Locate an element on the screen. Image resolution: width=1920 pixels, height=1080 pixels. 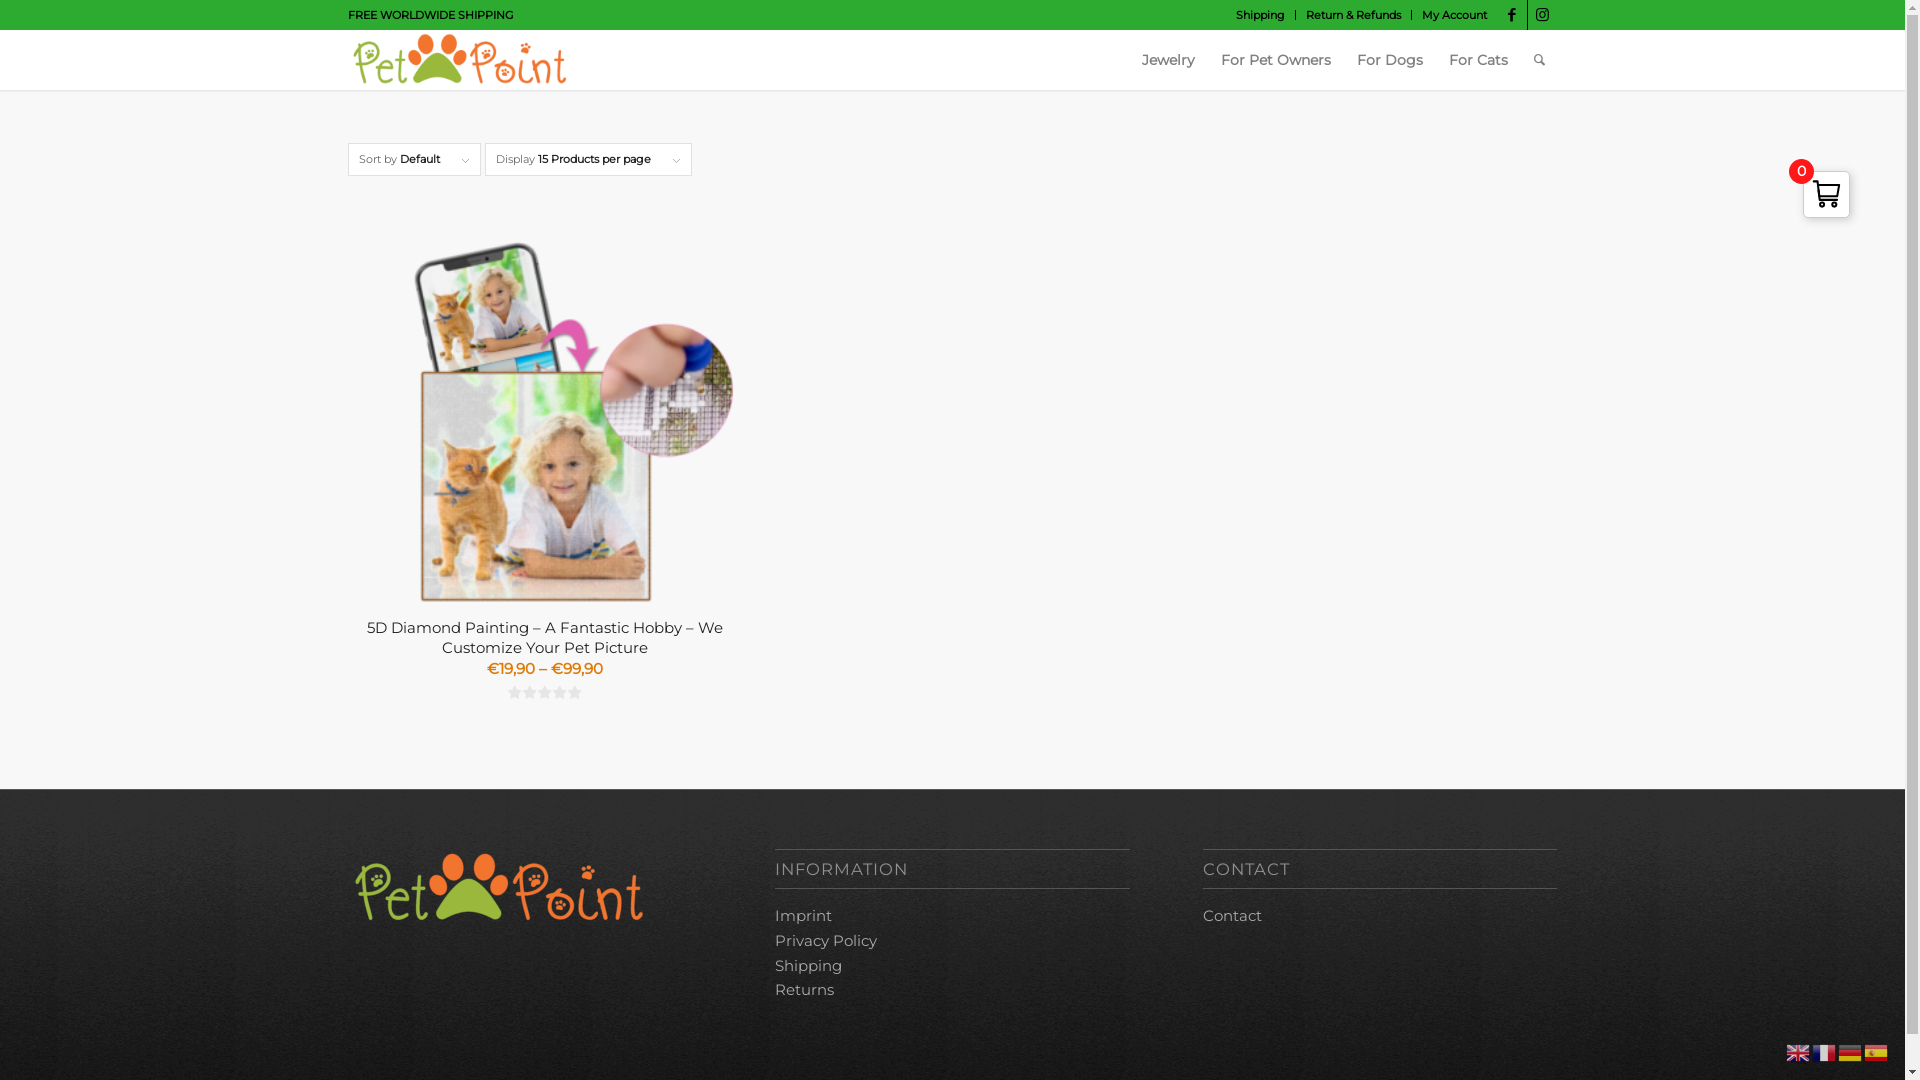
'German' is located at coordinates (1850, 1050).